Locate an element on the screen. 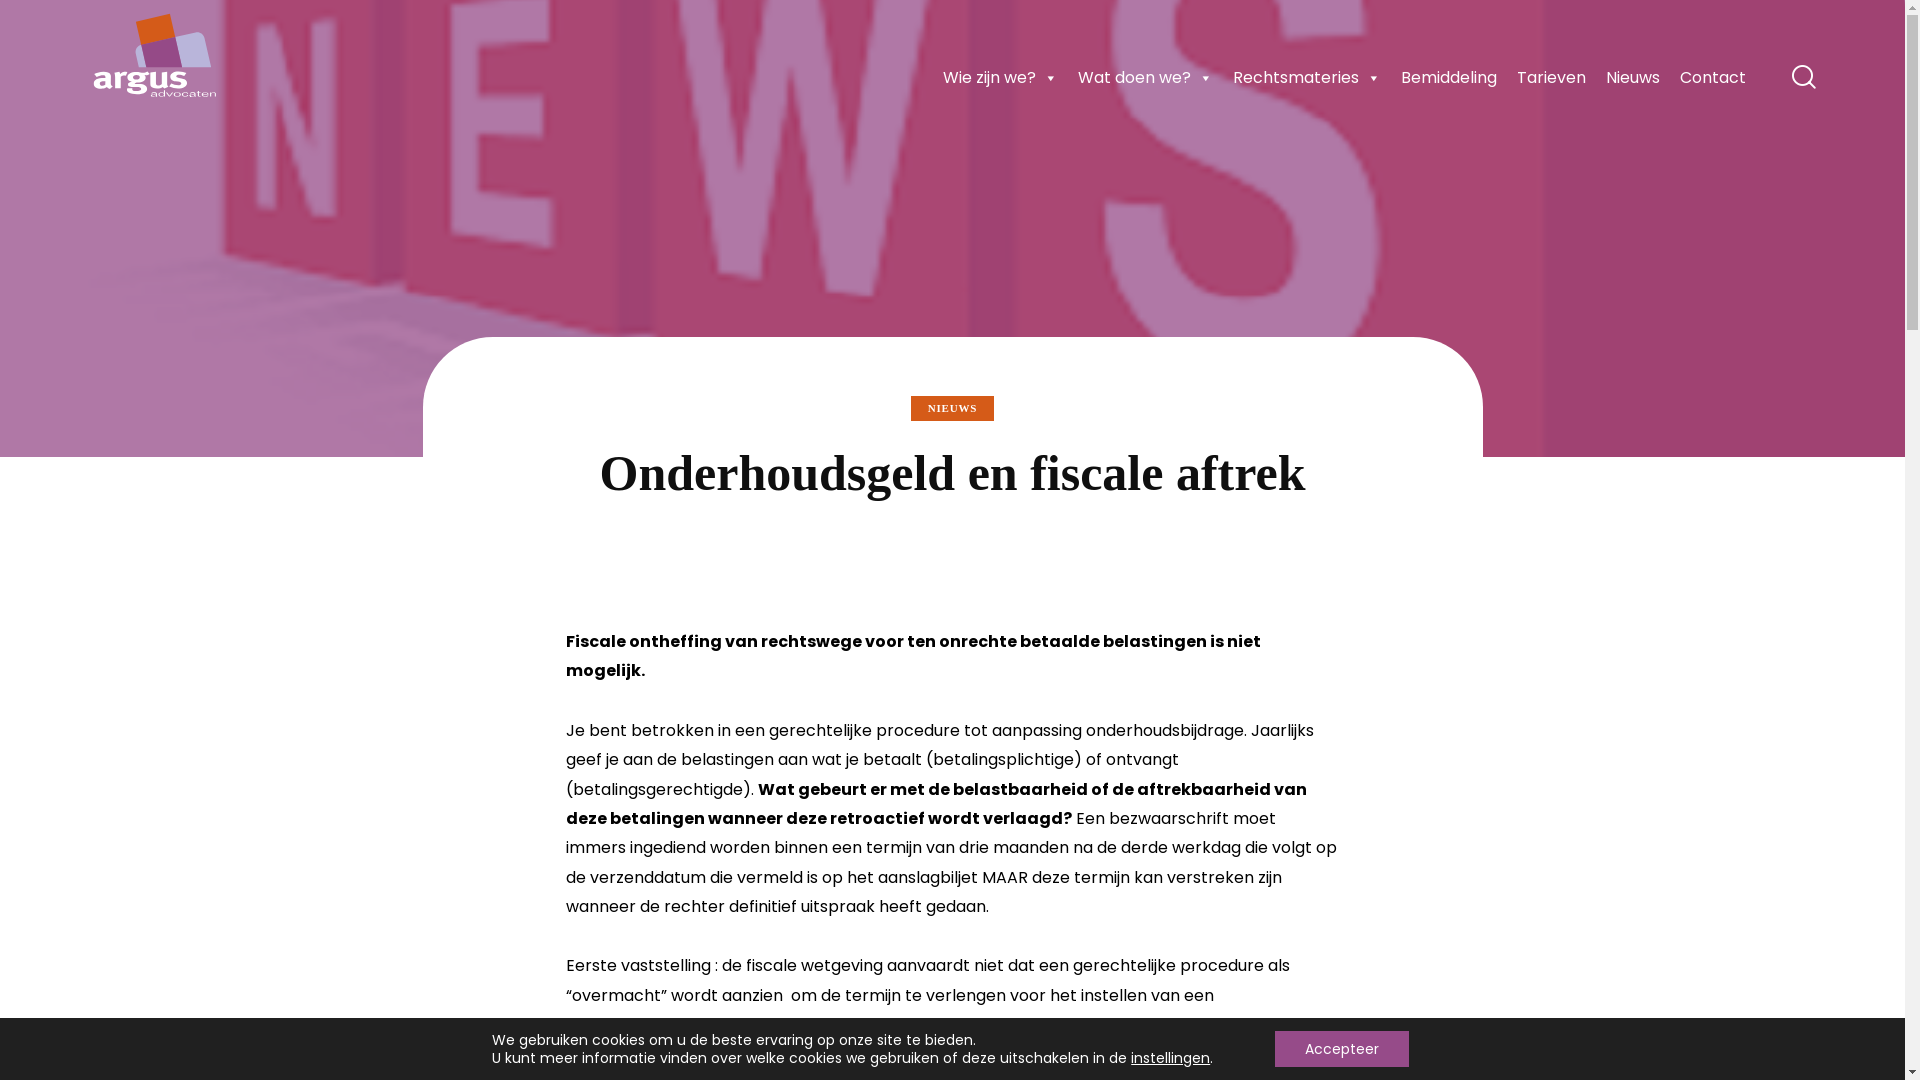 This screenshot has width=1920, height=1080. 'Wat doen we?' is located at coordinates (1145, 76).